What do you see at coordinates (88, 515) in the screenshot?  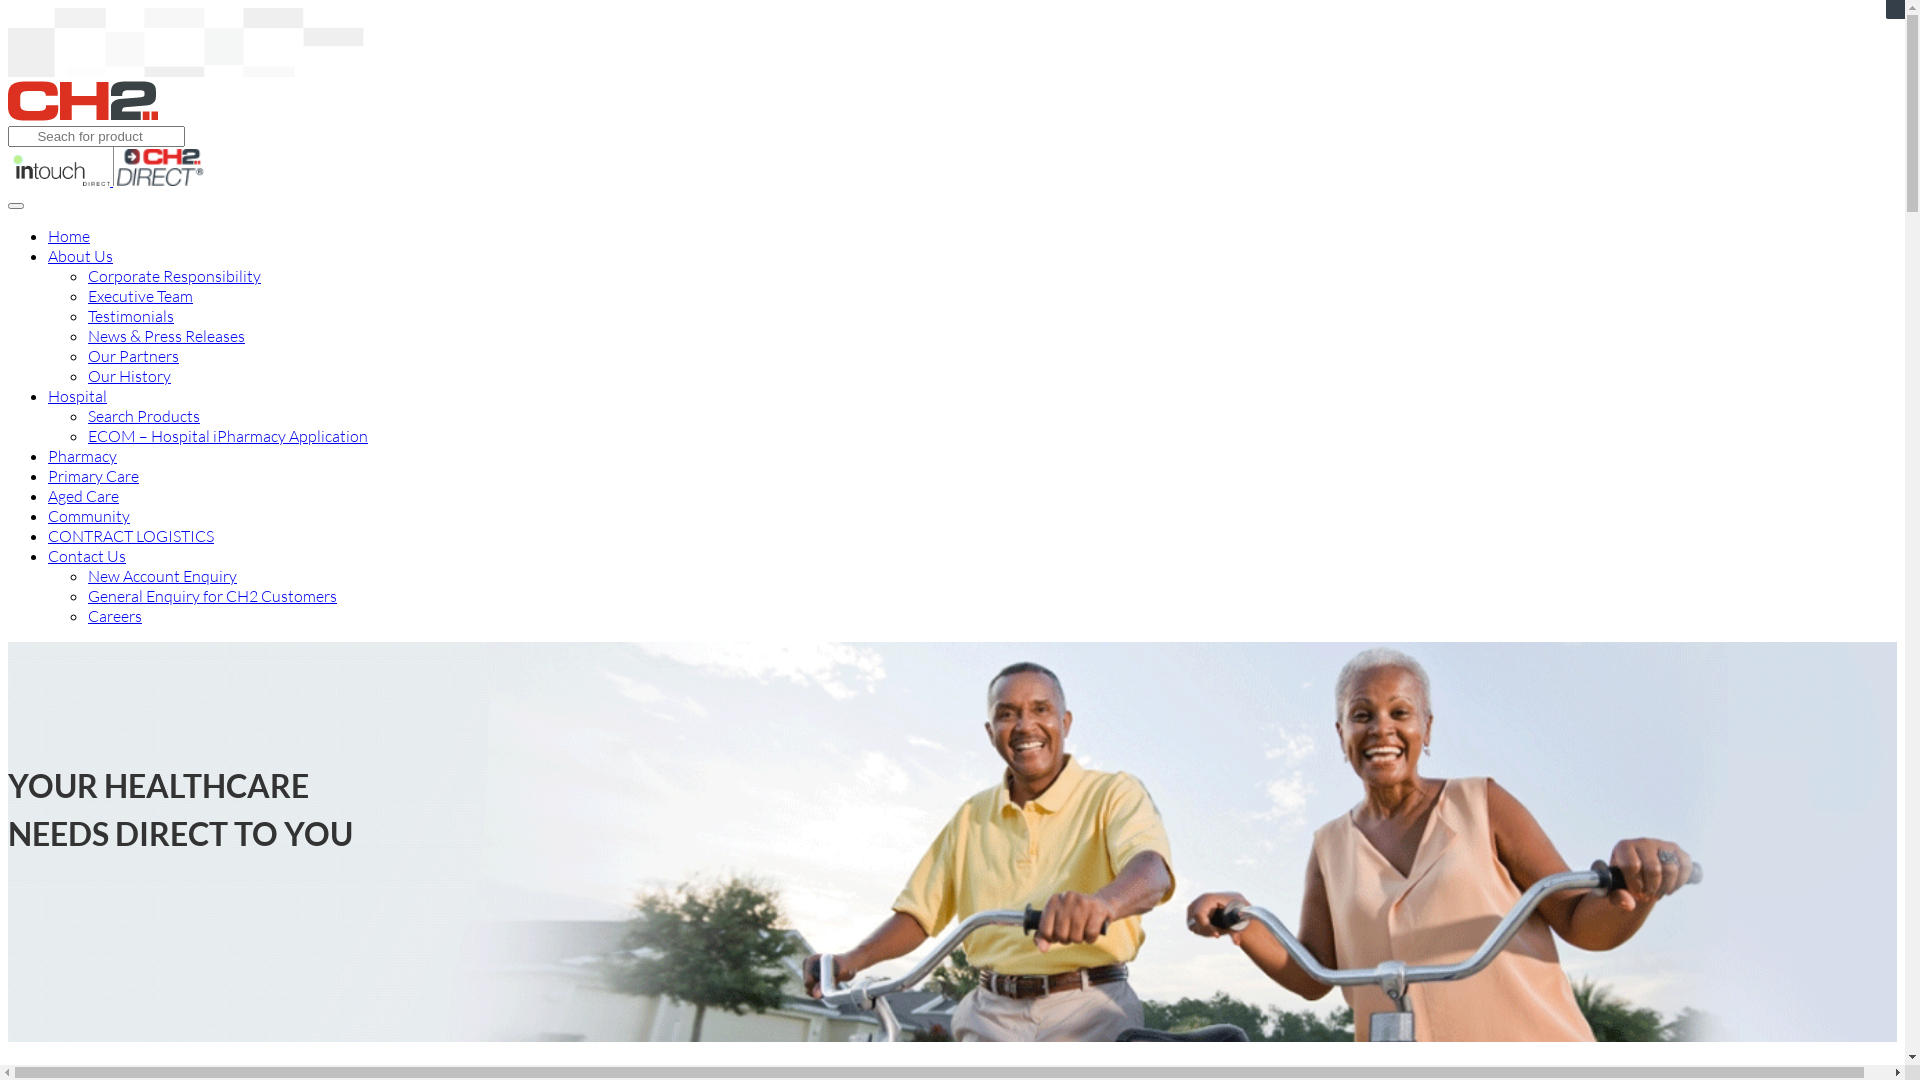 I see `'Community'` at bounding box center [88, 515].